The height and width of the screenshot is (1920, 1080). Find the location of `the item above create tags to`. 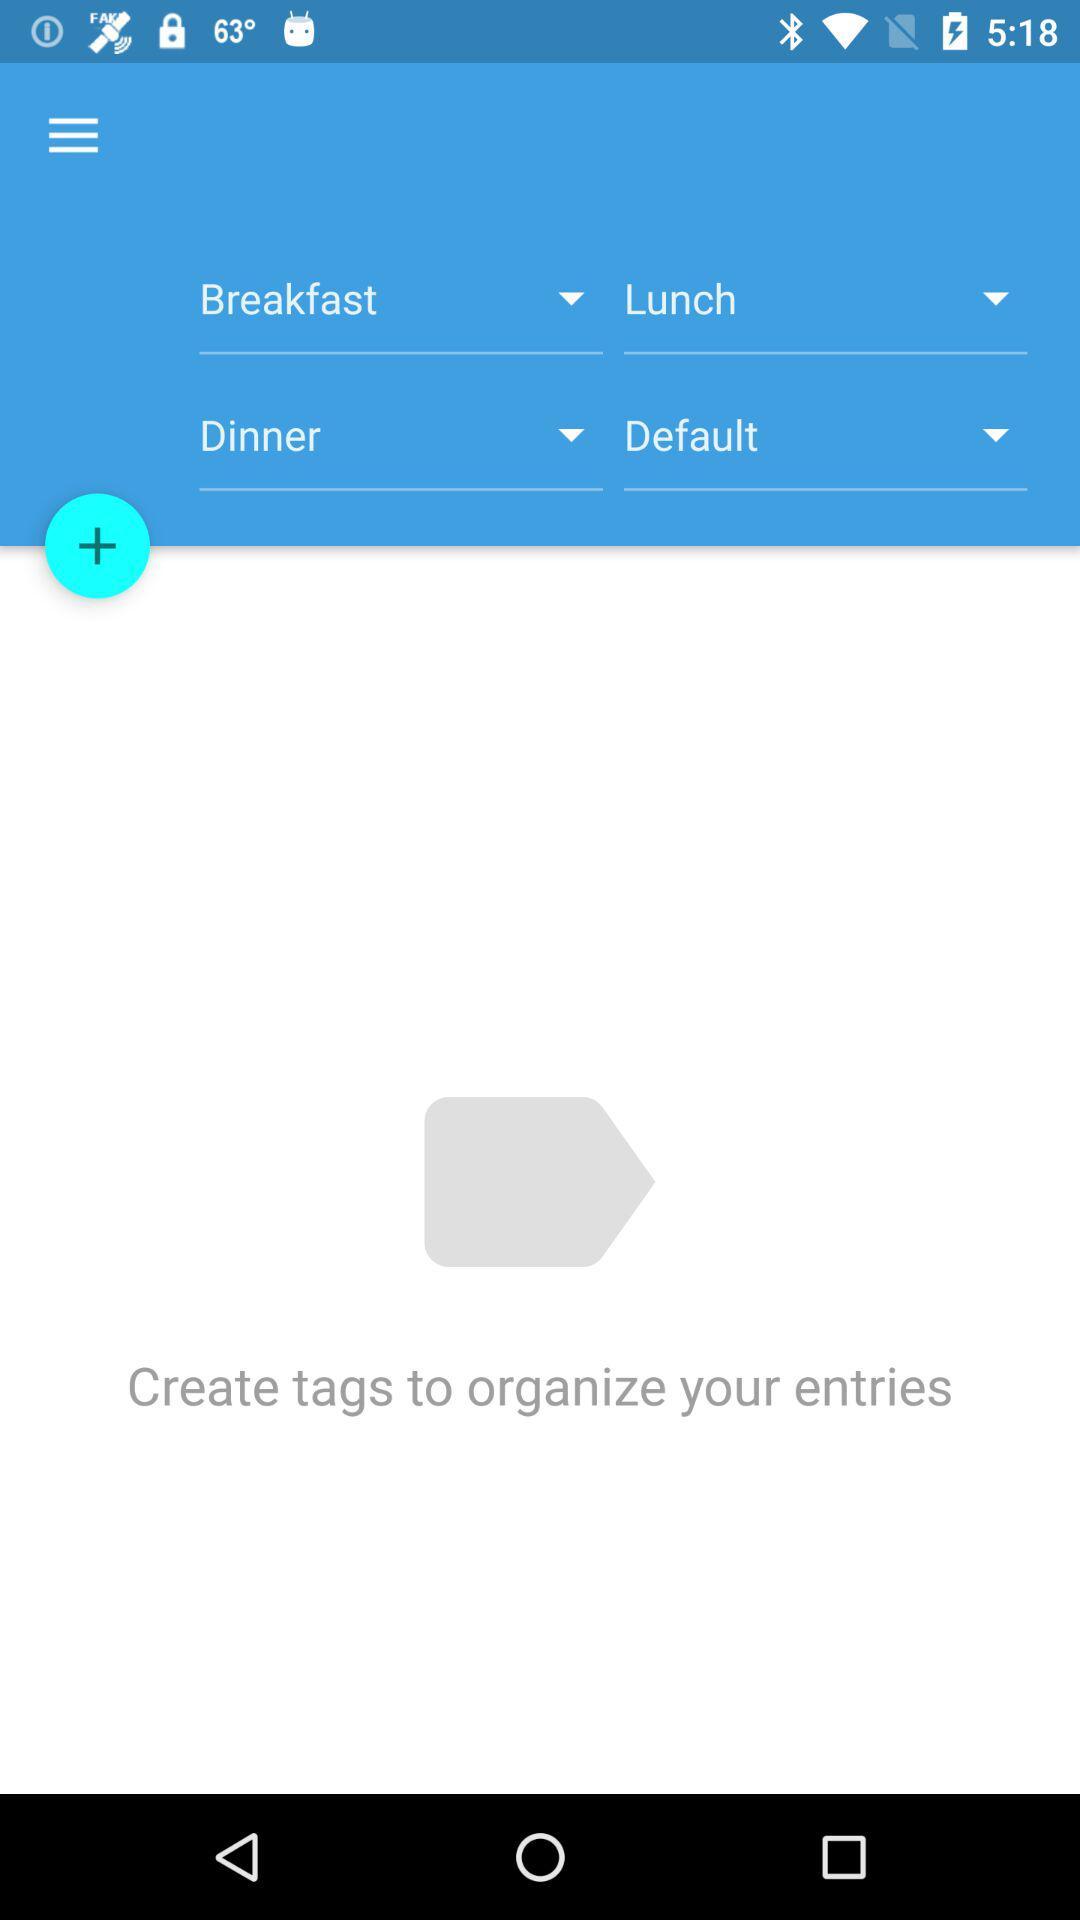

the item above create tags to is located at coordinates (97, 546).